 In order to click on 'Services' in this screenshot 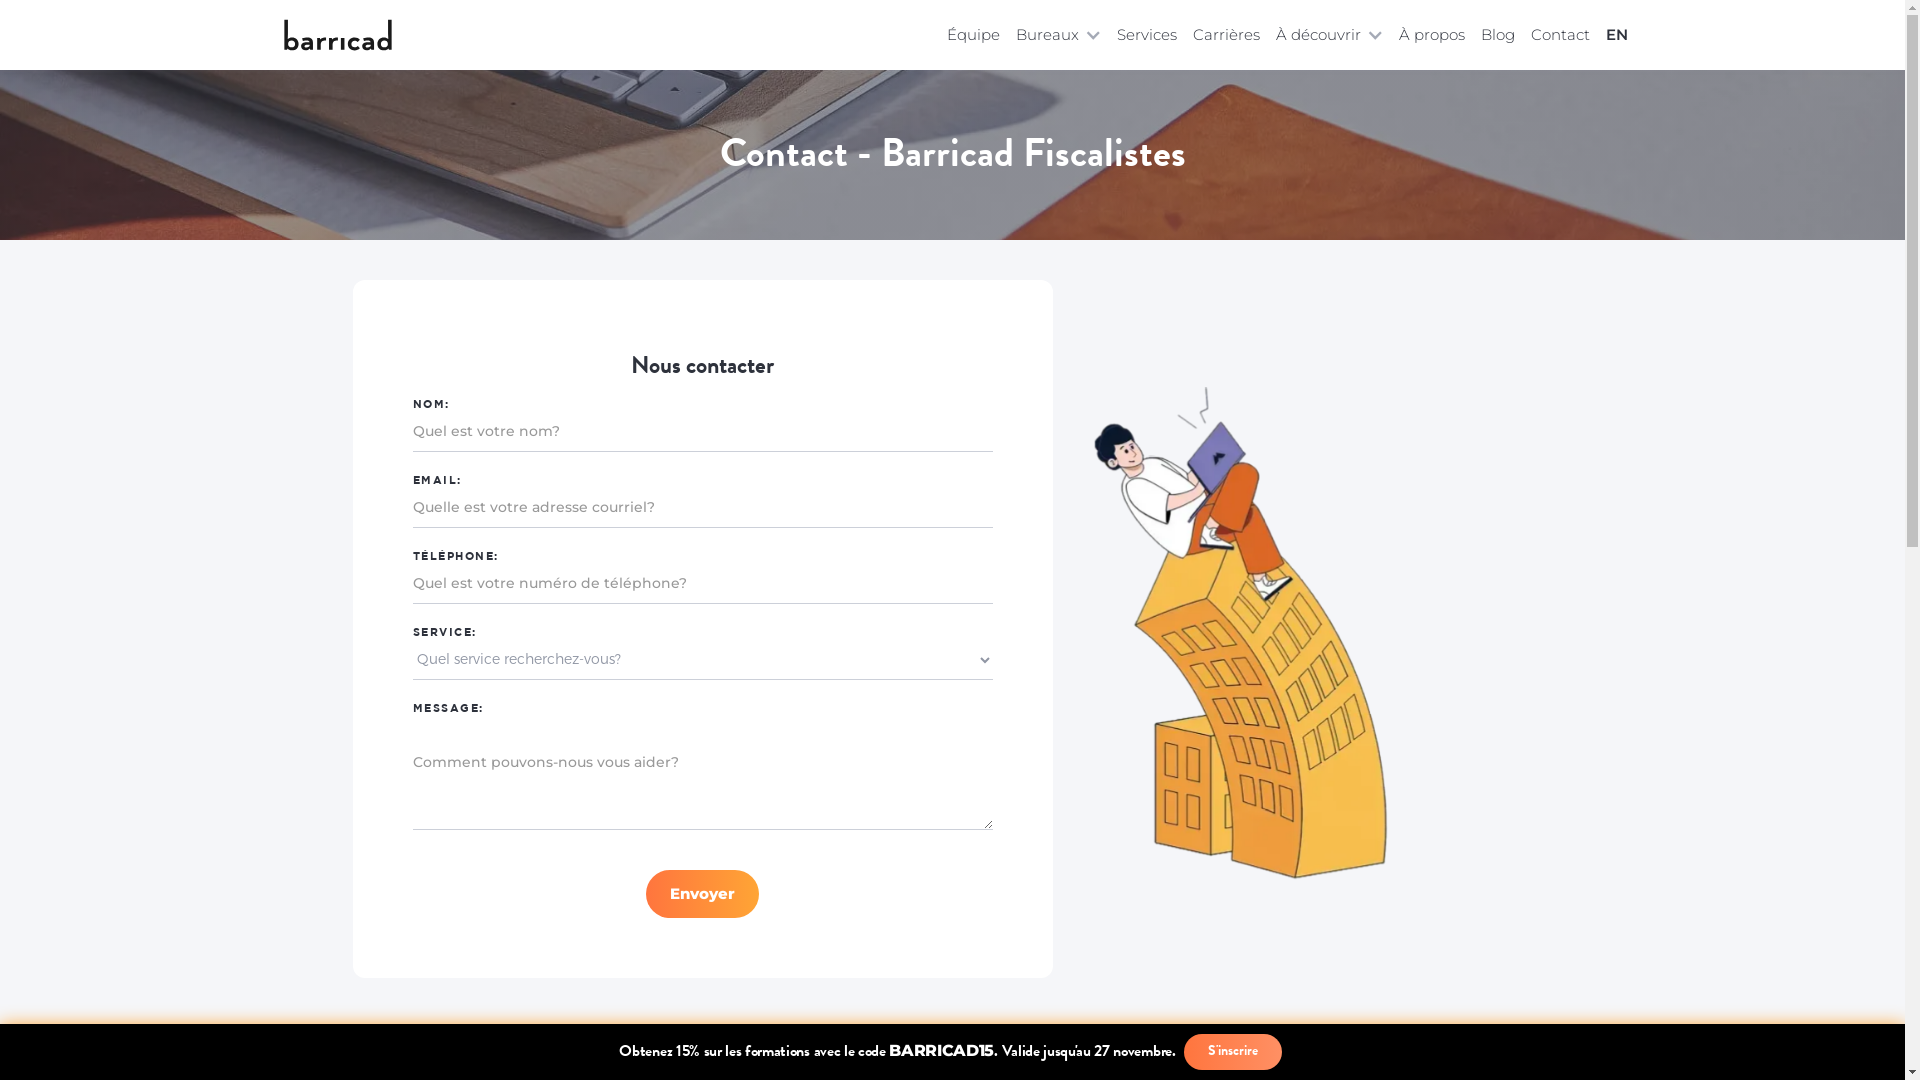, I will do `click(1146, 34)`.